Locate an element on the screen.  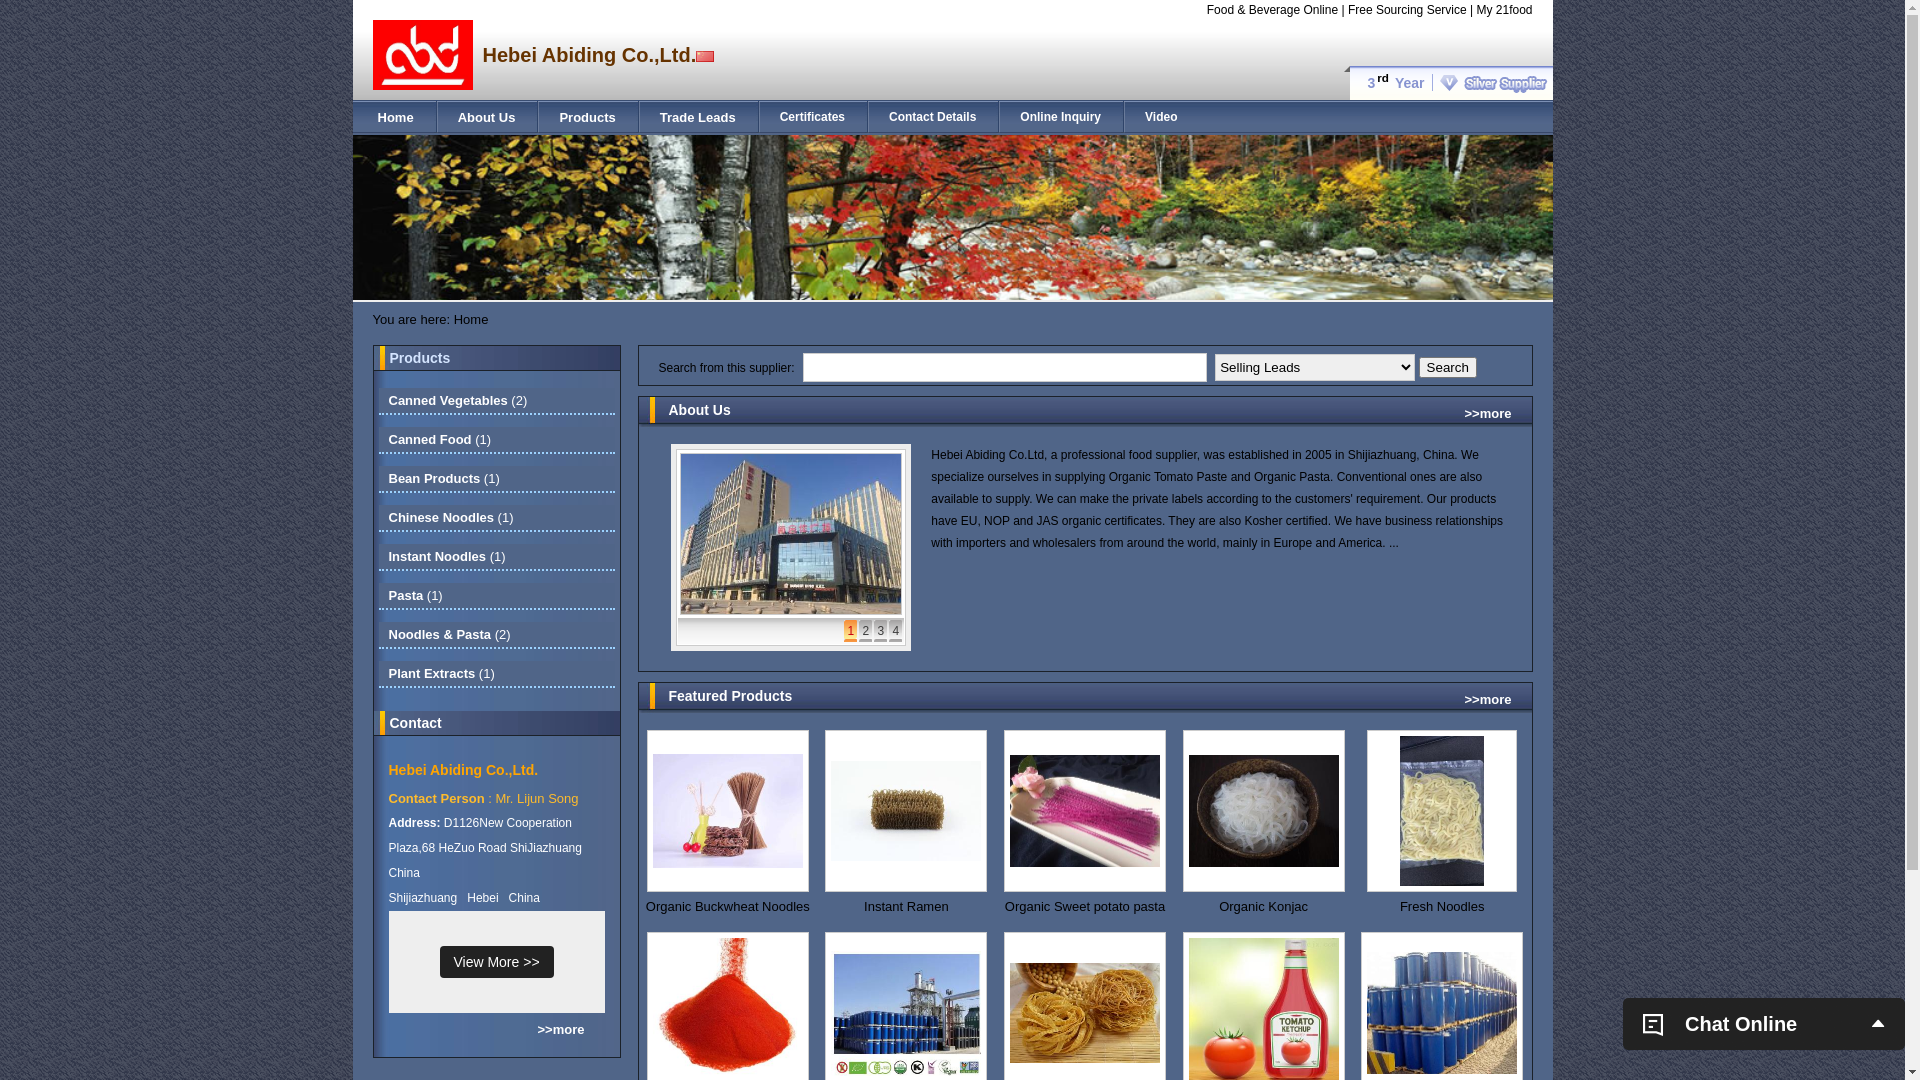
'My 21food' is located at coordinates (1503, 10).